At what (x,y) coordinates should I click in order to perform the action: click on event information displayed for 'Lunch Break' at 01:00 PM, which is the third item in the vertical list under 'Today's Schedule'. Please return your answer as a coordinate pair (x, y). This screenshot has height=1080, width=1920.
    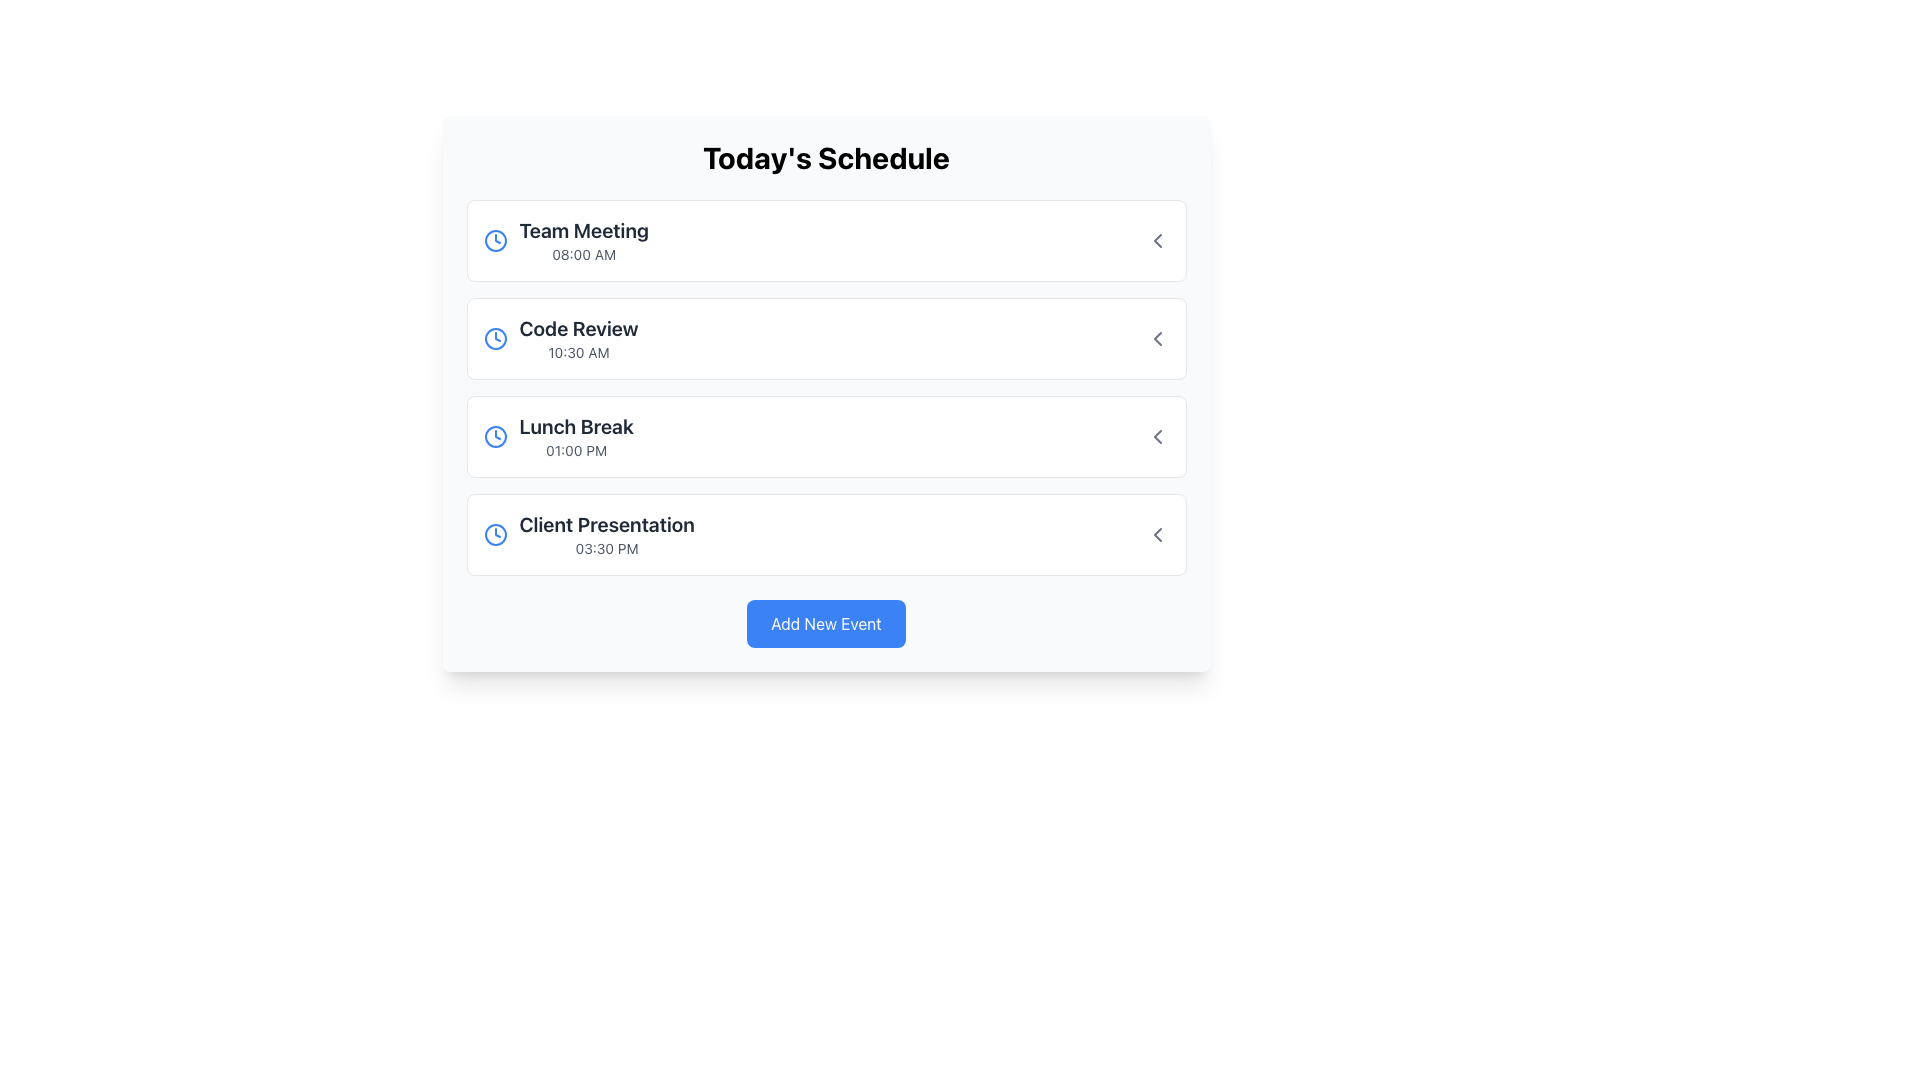
    Looking at the image, I should click on (558, 435).